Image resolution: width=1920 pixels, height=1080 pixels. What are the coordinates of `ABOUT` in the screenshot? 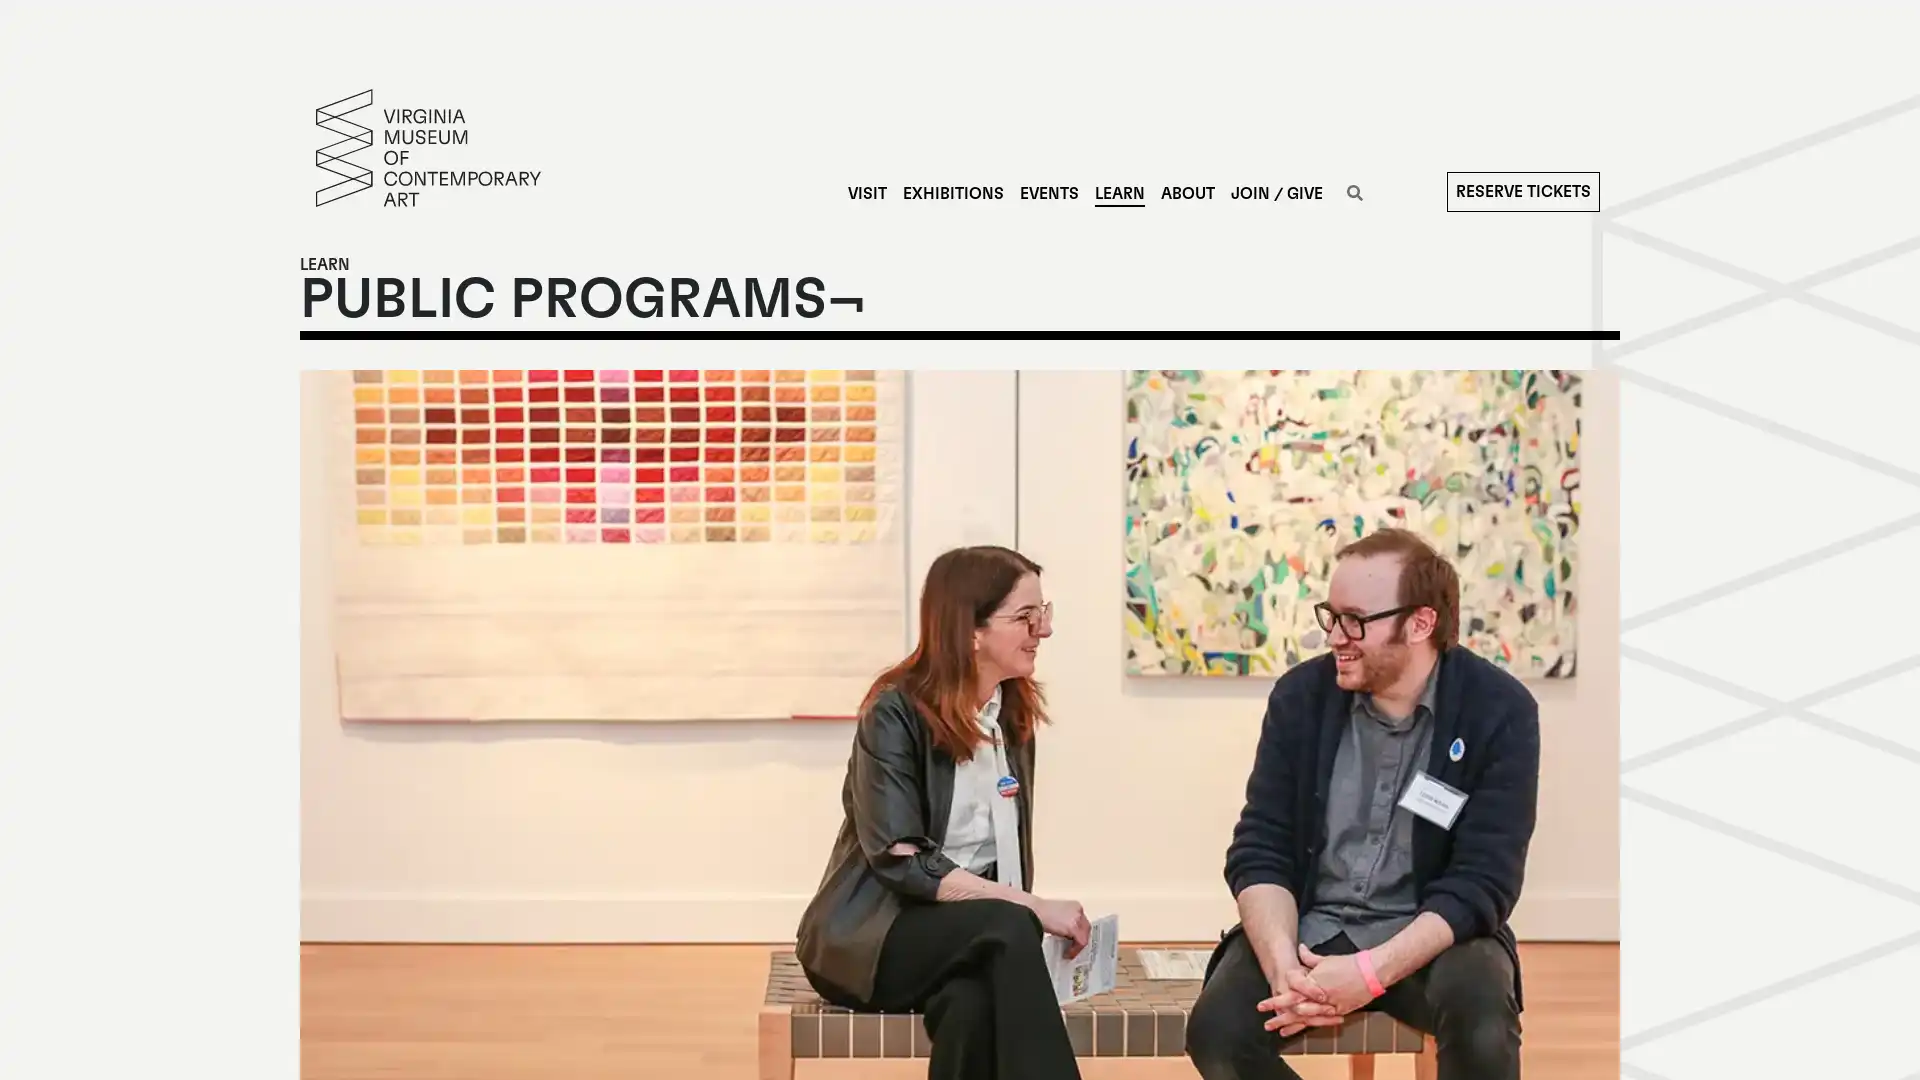 It's located at (1186, 193).